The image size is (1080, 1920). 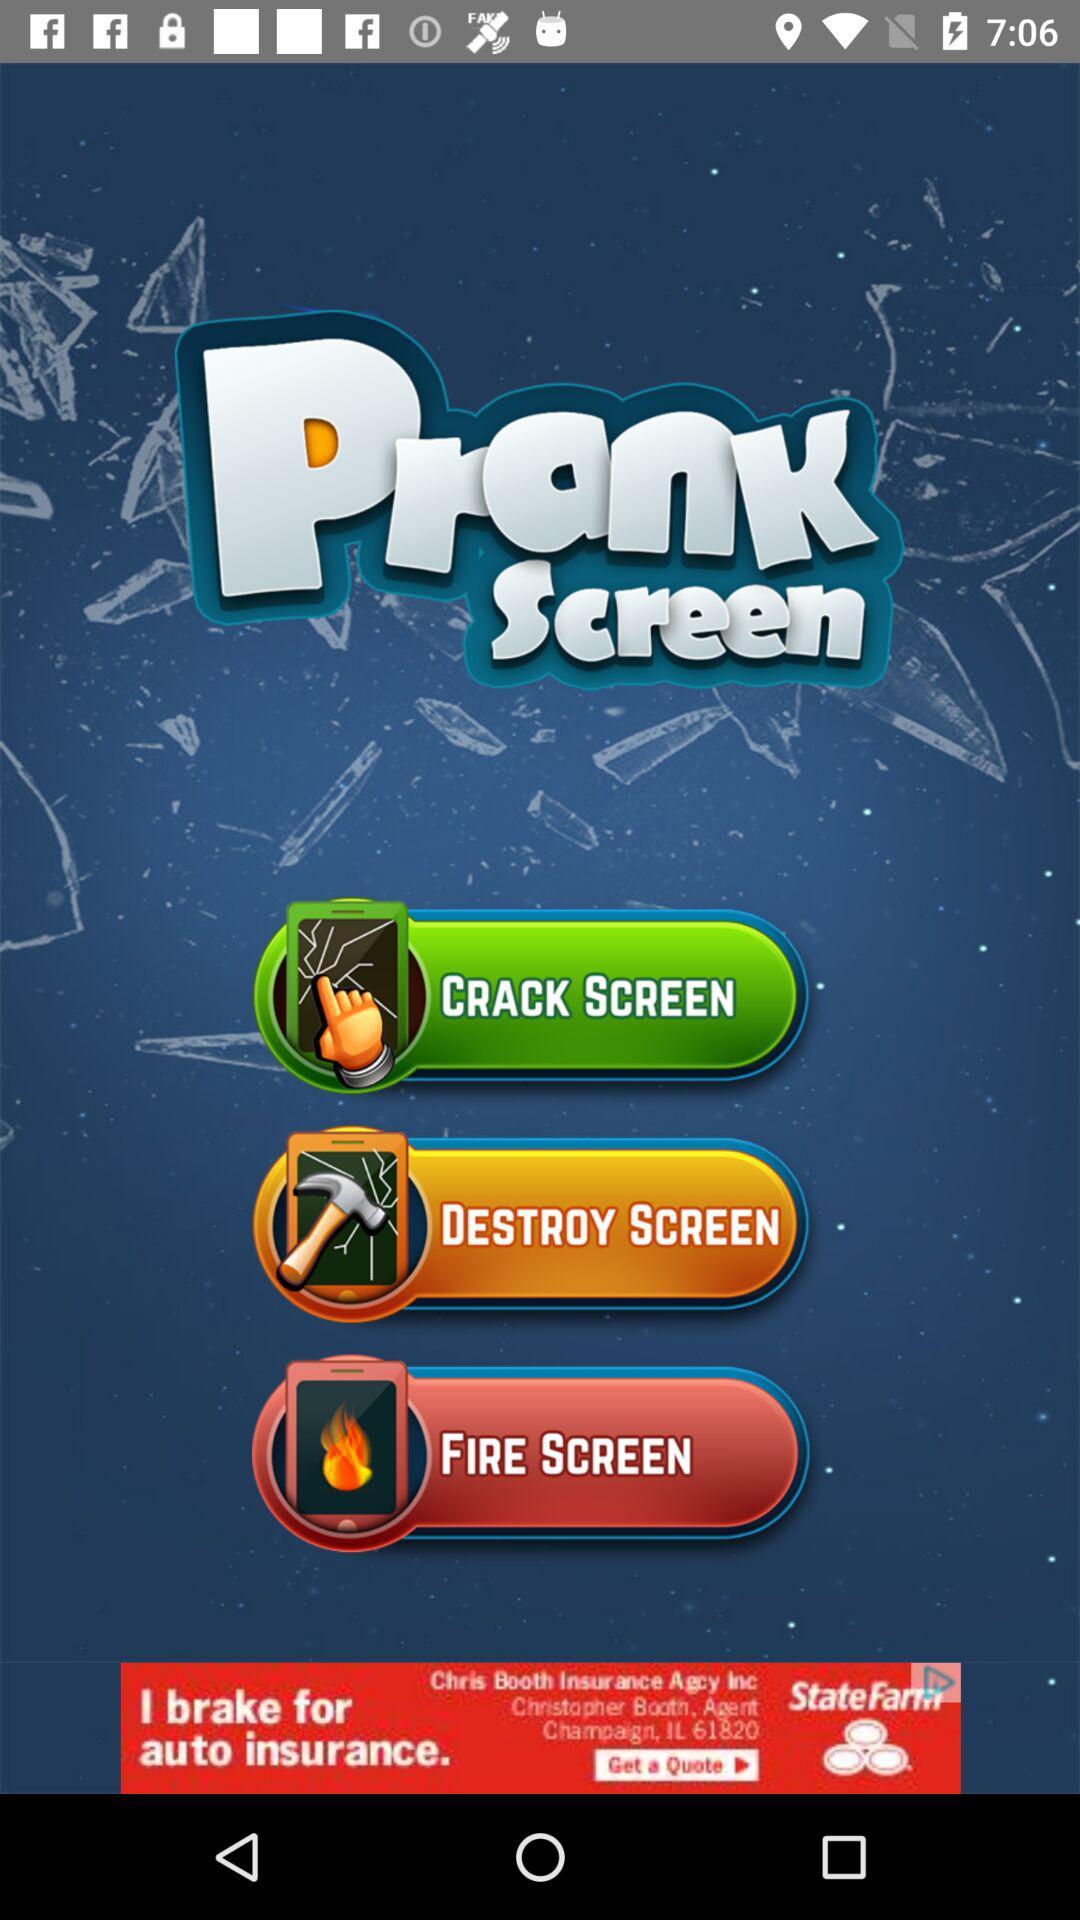 I want to click on destroy screen, so click(x=540, y=1231).